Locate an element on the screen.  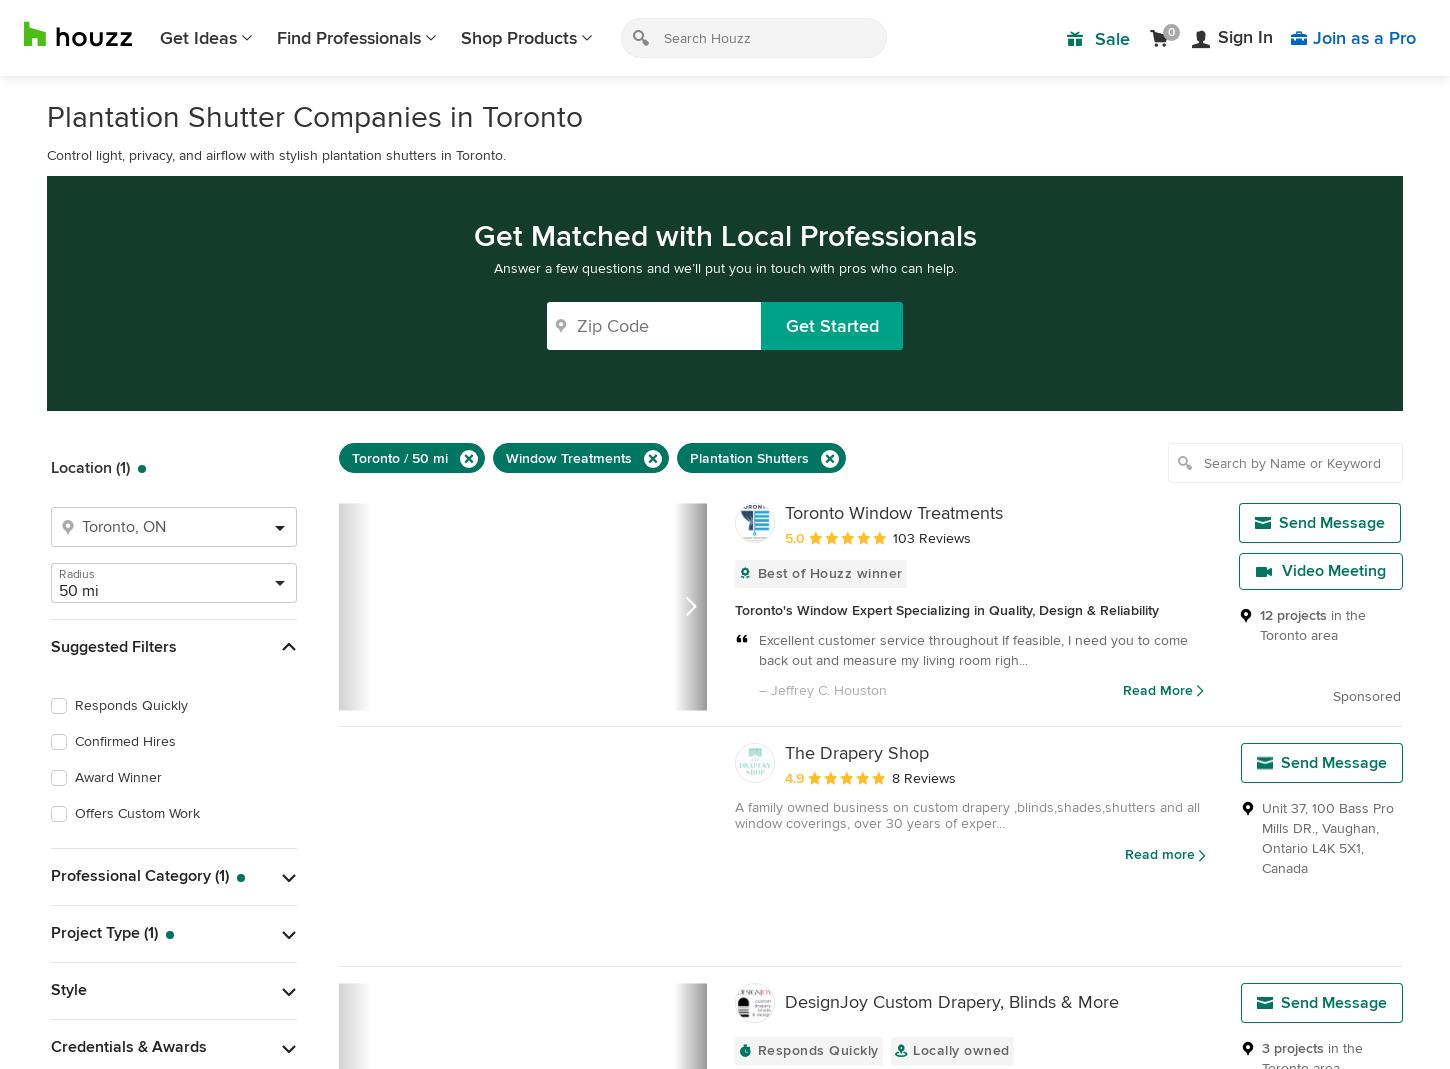
'Get Ideas' is located at coordinates (197, 36).